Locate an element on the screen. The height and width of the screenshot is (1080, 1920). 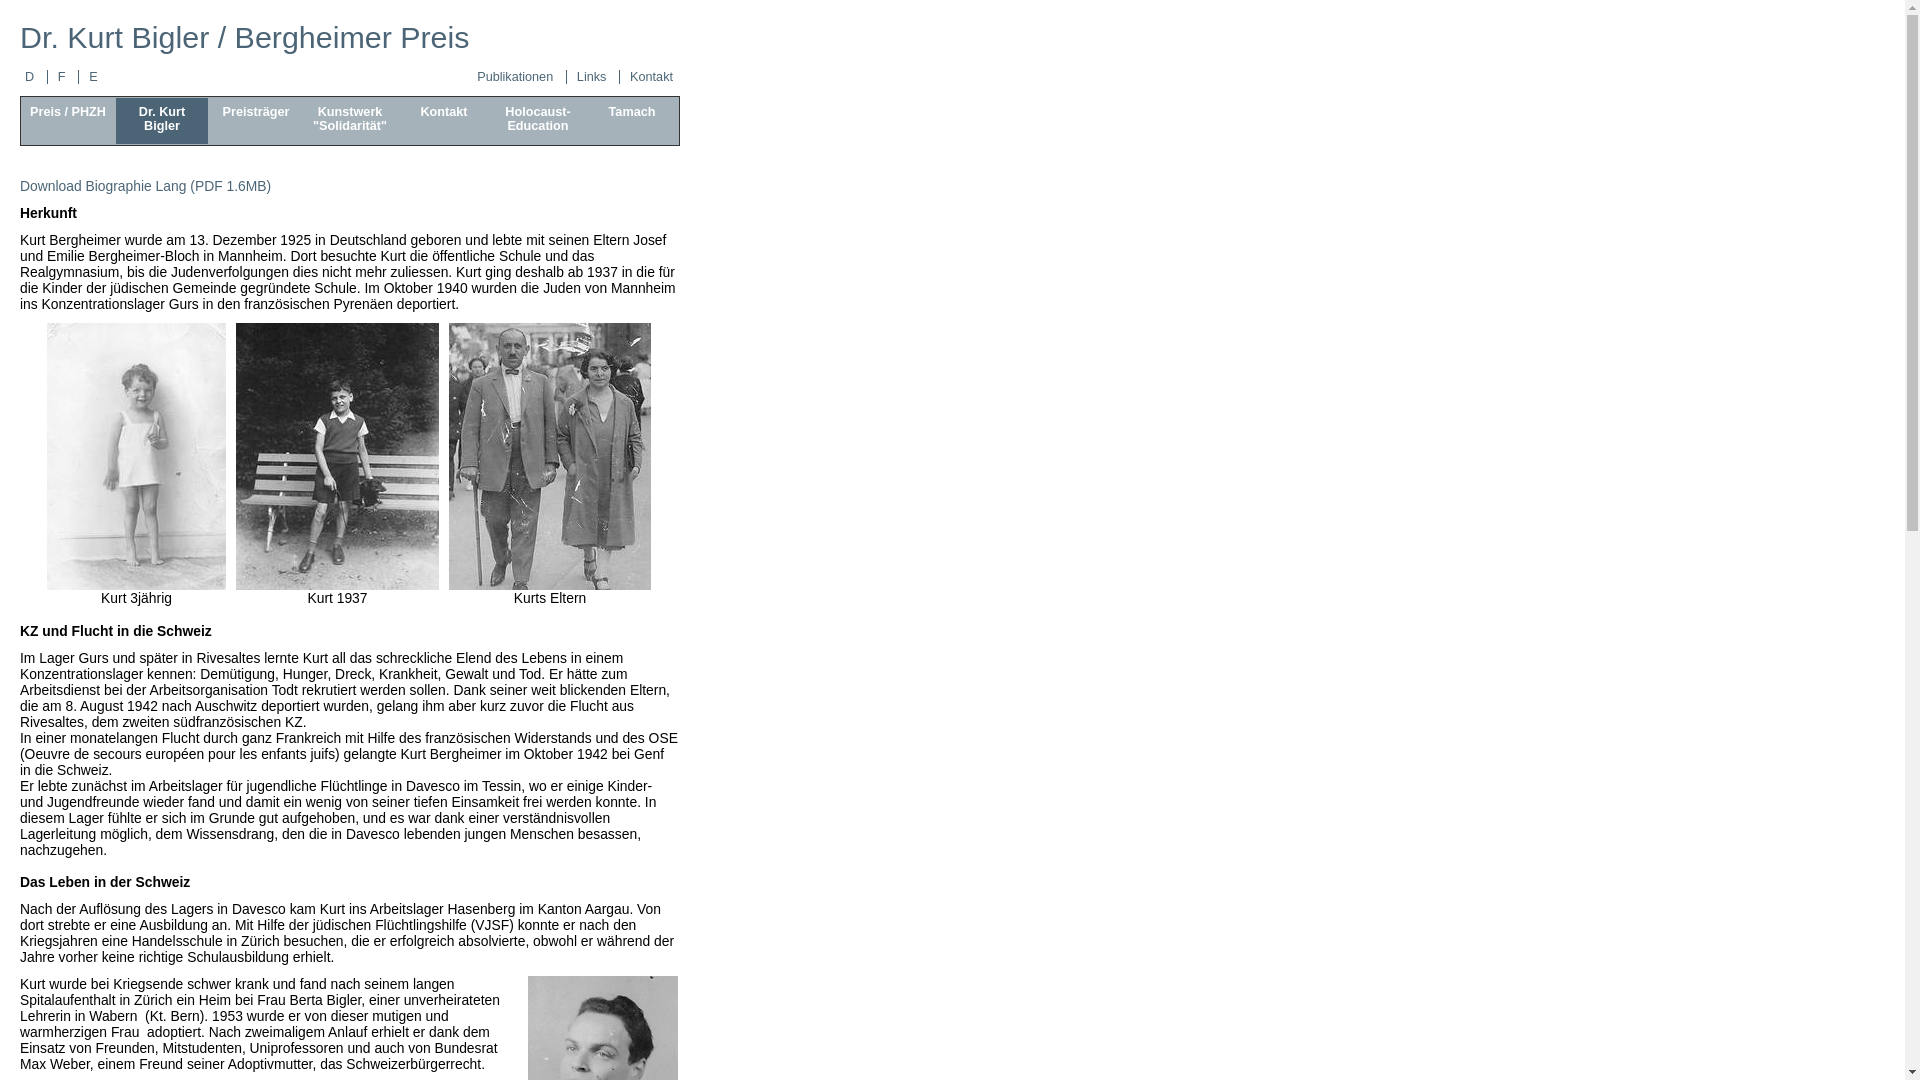
'Kontakt' is located at coordinates (651, 76).